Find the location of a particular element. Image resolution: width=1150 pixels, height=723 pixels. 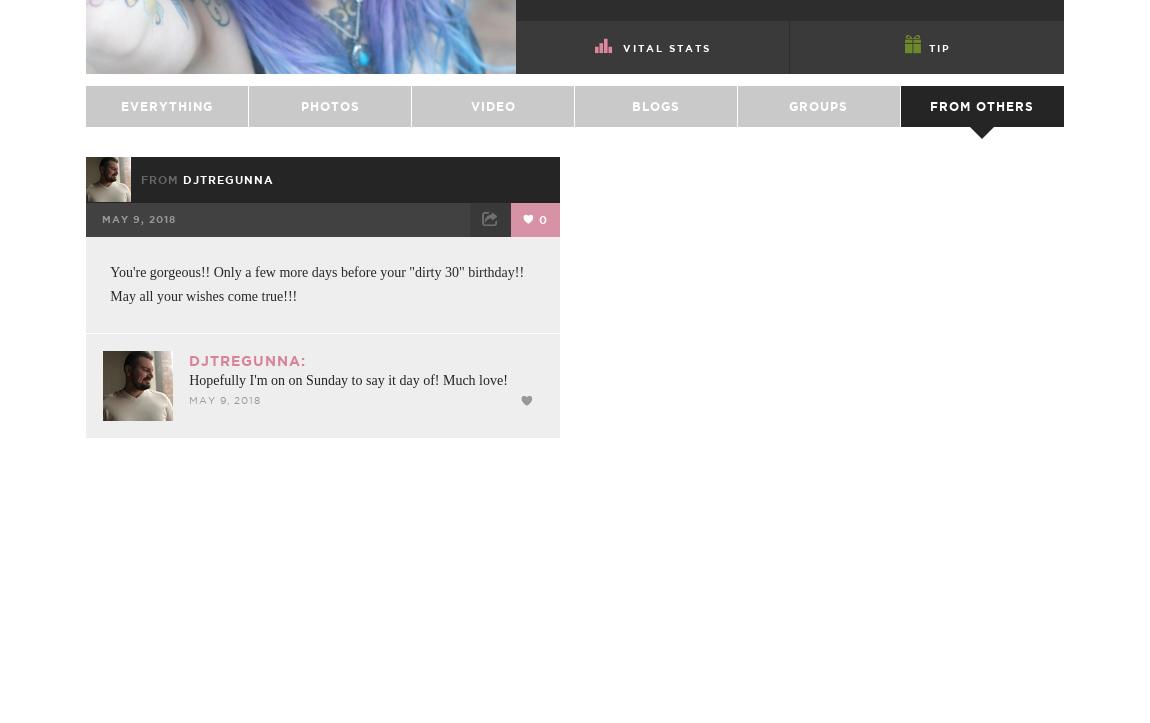

'djtregunna' is located at coordinates (227, 227).